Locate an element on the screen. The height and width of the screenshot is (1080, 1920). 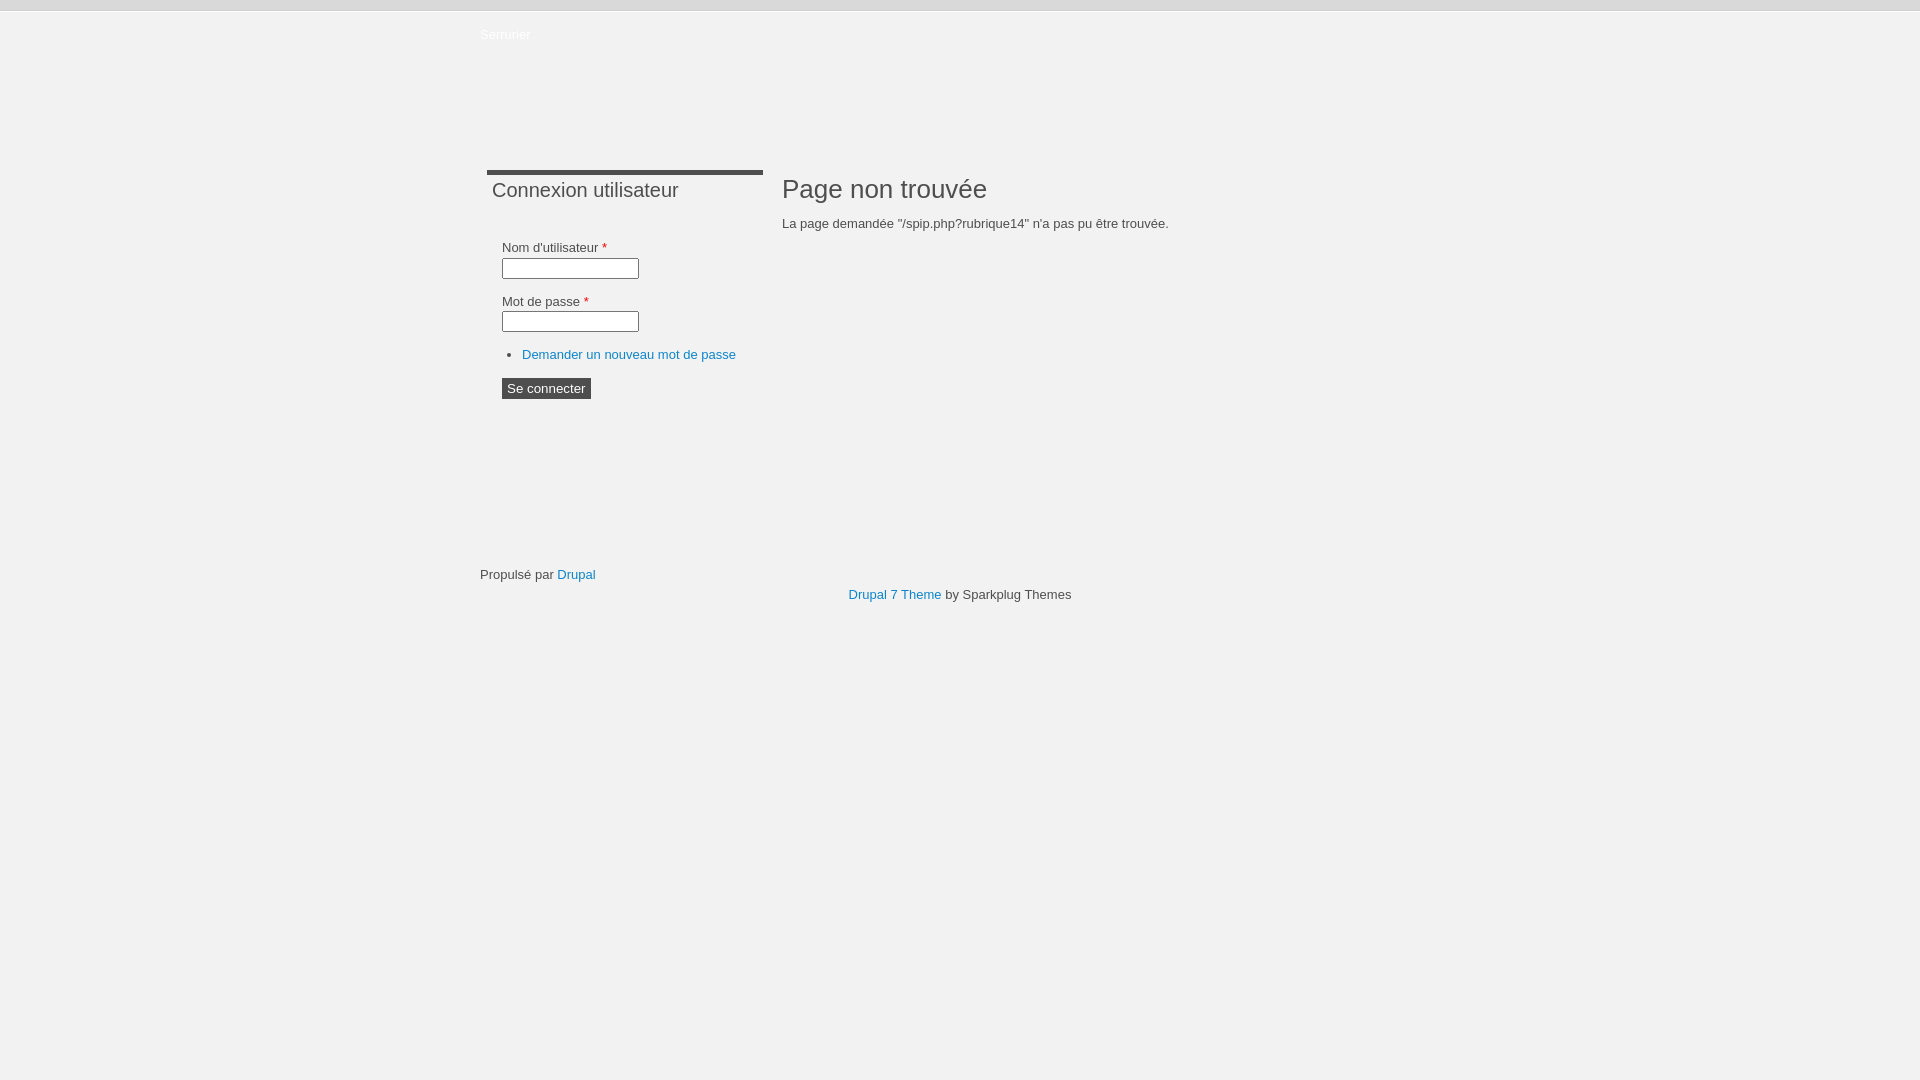
'Se connecter' is located at coordinates (546, 388).